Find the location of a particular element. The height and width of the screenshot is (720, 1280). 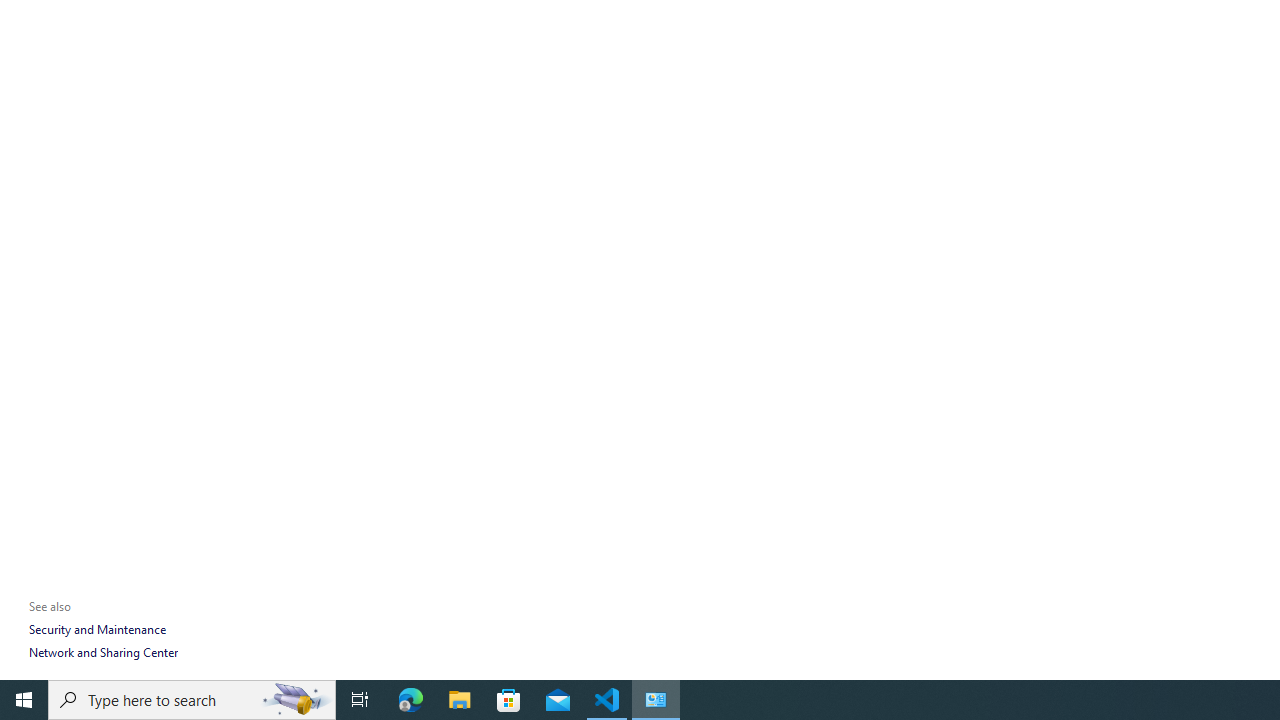

'File Explorer' is located at coordinates (459, 698).